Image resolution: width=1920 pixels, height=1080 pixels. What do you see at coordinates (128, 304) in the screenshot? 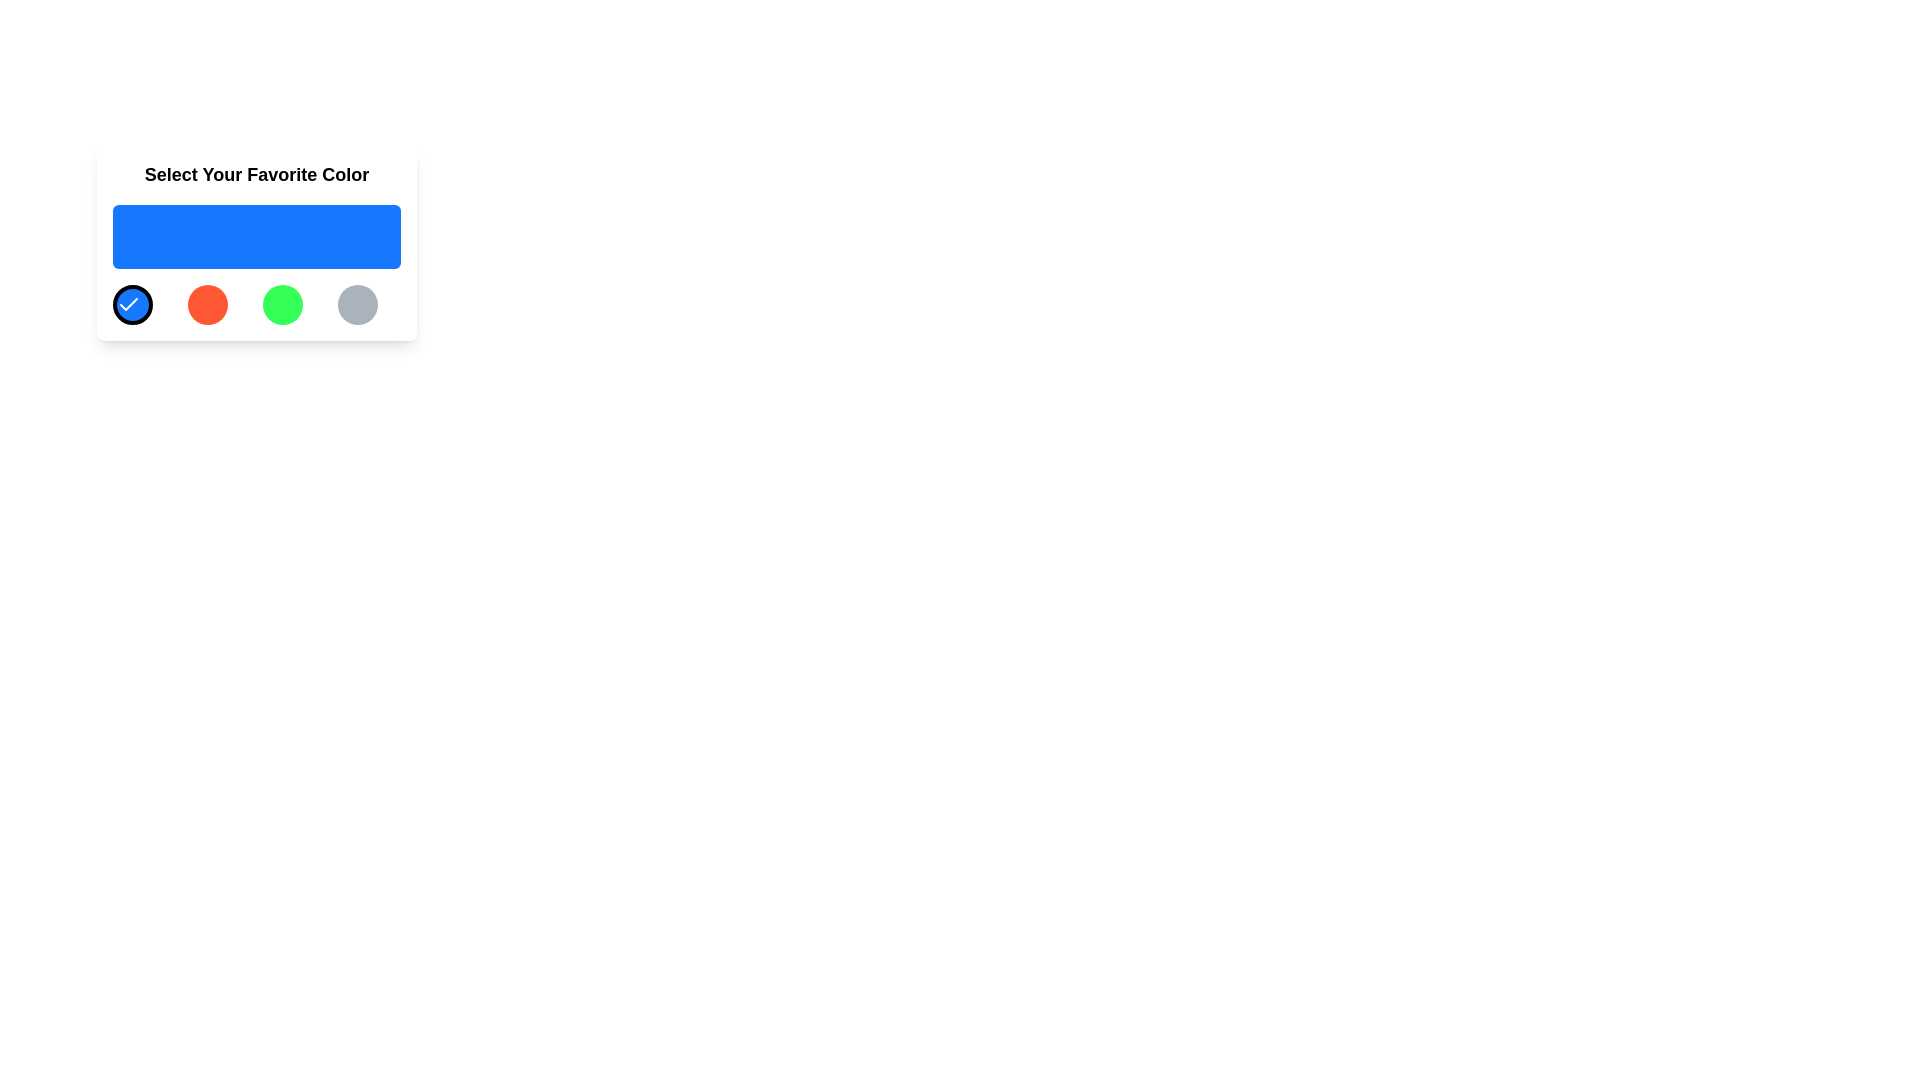
I see `the checkmark icon located in the center of the circular black button with a blue background, which is the first button in a horizontal group of four circular buttons` at bounding box center [128, 304].